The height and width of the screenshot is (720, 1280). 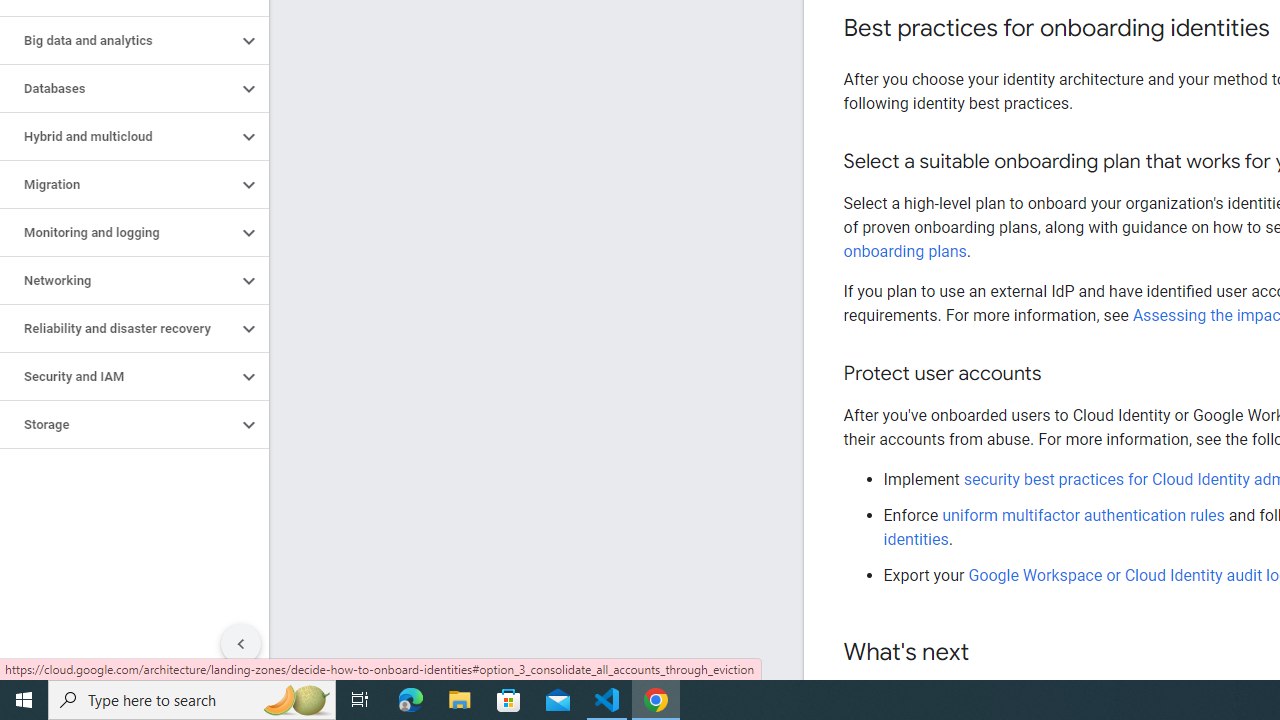 I want to click on 'Databases', so click(x=117, y=87).